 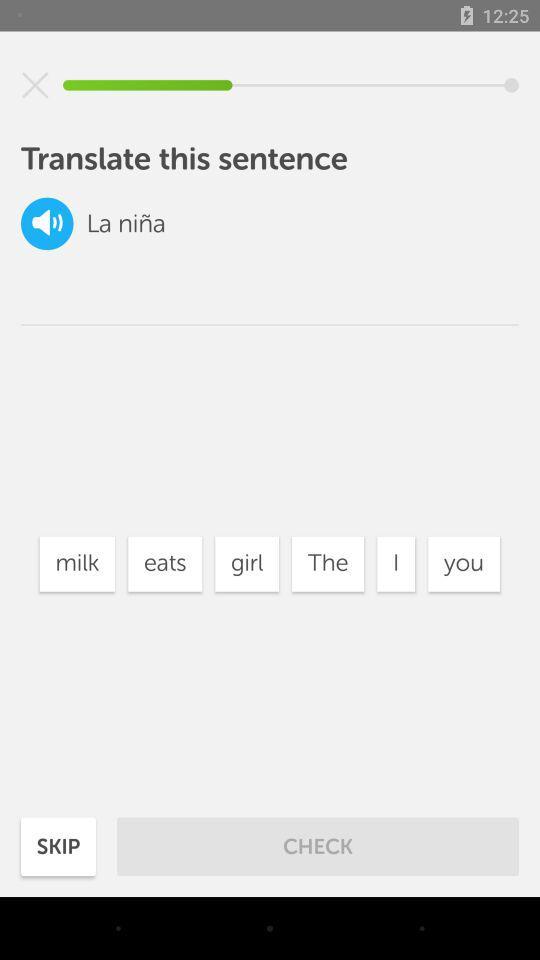 I want to click on the skip item, so click(x=58, y=845).